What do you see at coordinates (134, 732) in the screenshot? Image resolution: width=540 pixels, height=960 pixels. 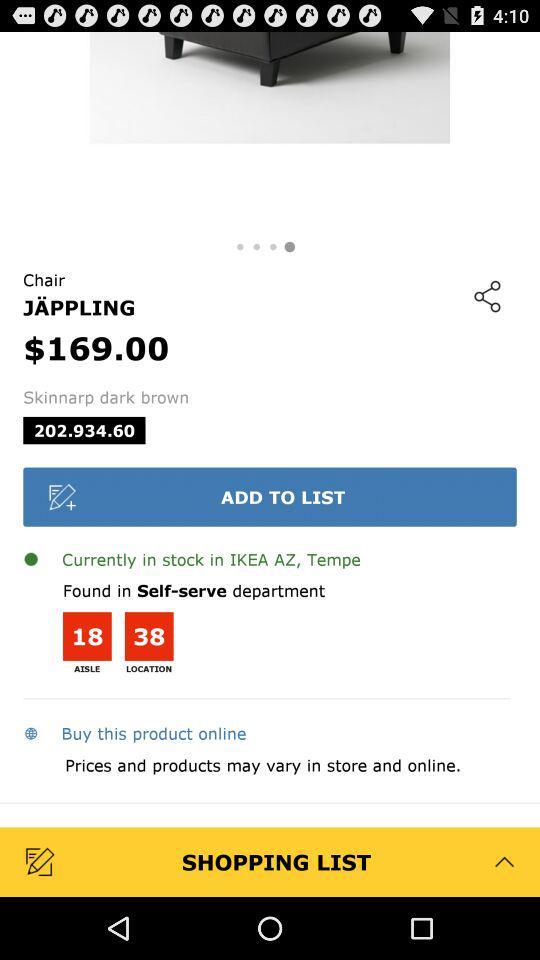 I see `the buy this product icon` at bounding box center [134, 732].